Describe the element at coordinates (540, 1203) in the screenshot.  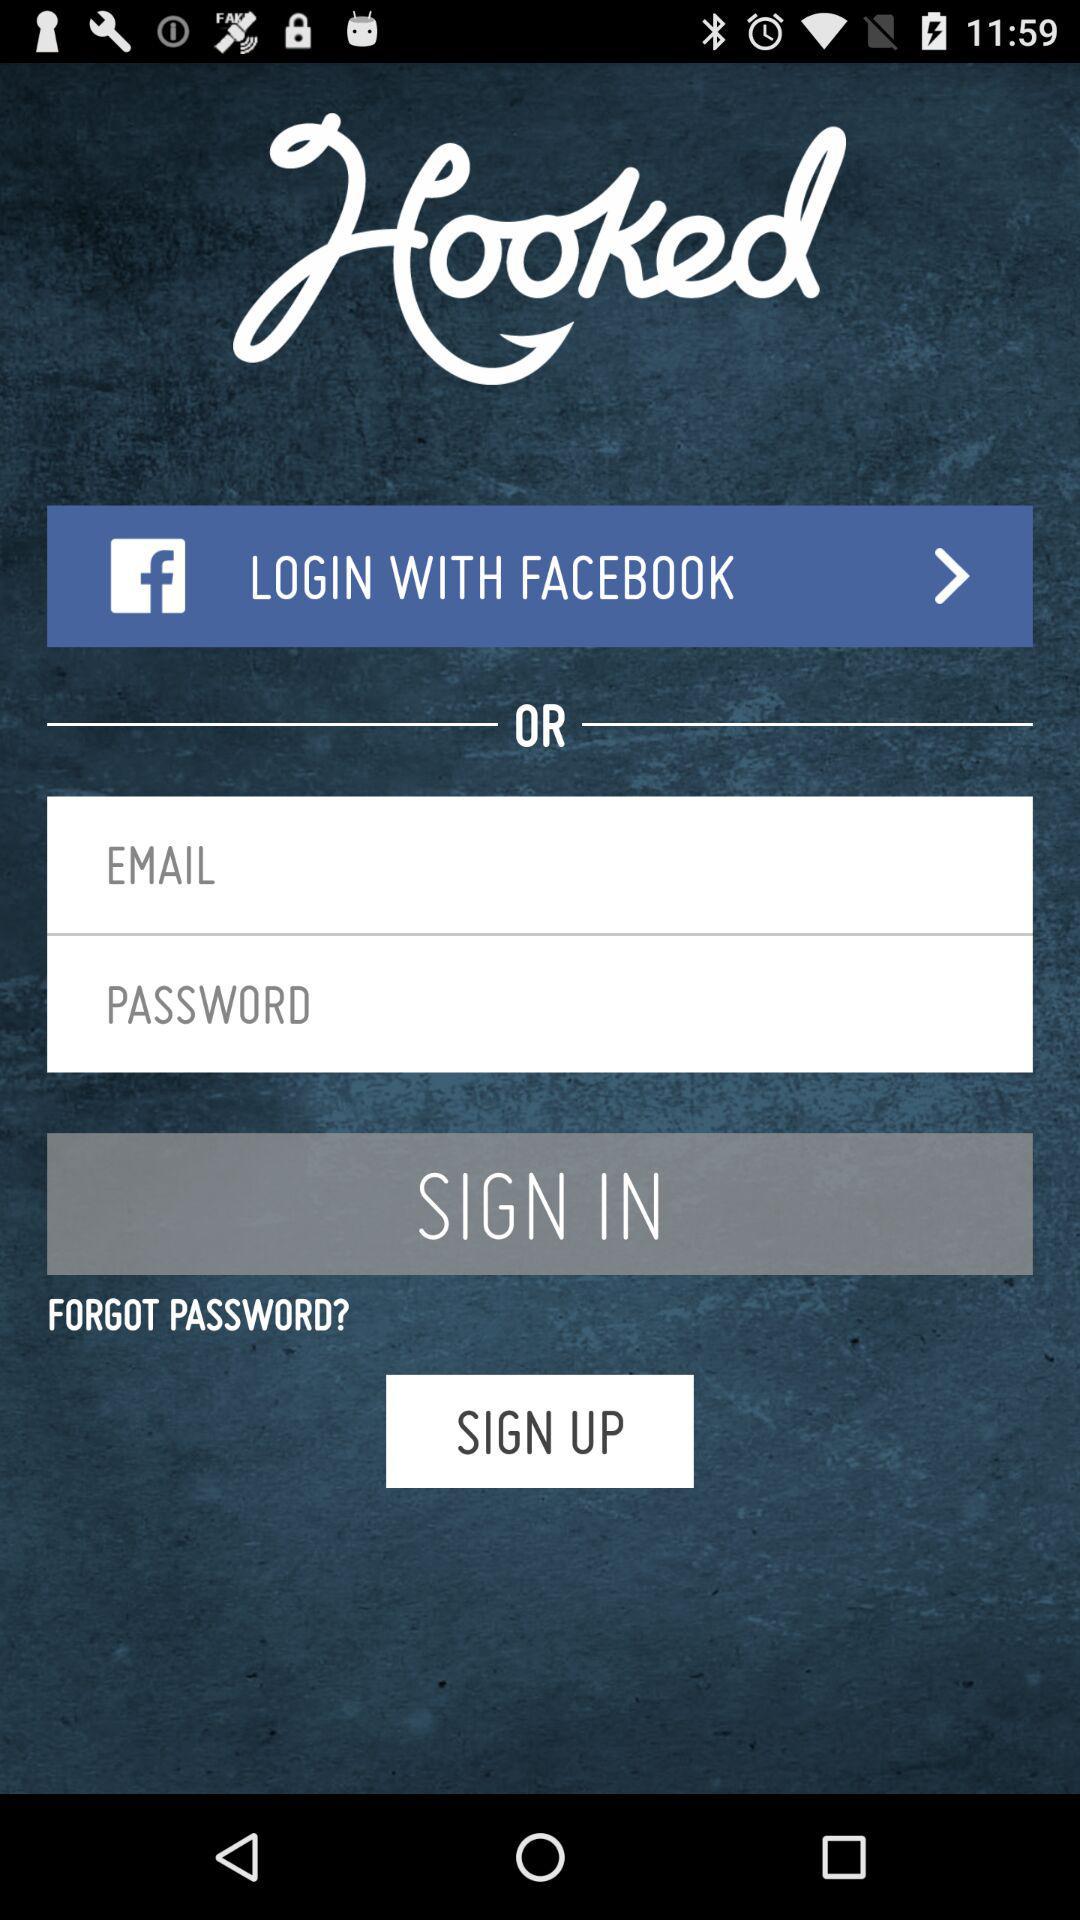
I see `the sign in icon` at that location.